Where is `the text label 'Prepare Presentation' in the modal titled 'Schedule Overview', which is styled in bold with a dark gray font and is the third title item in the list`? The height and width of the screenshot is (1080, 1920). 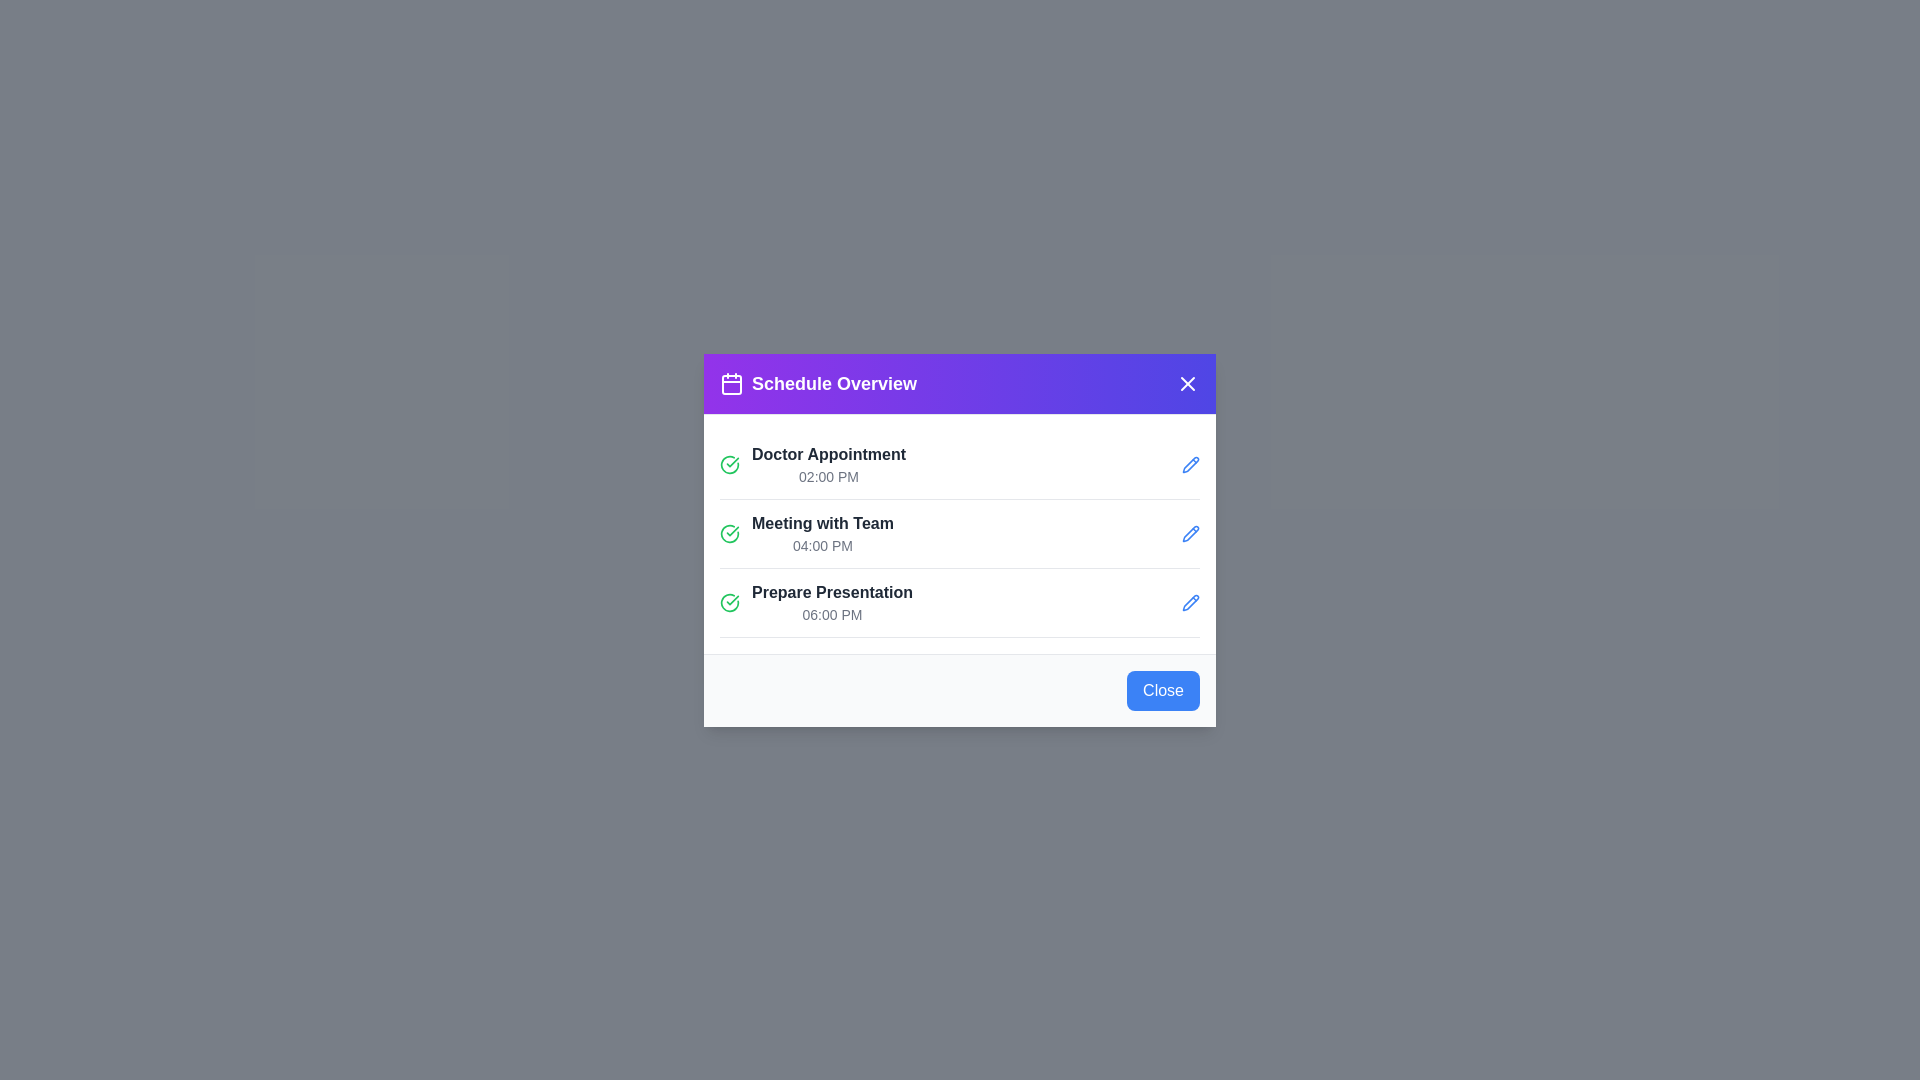 the text label 'Prepare Presentation' in the modal titled 'Schedule Overview', which is styled in bold with a dark gray font and is the third title item in the list is located at coordinates (832, 591).